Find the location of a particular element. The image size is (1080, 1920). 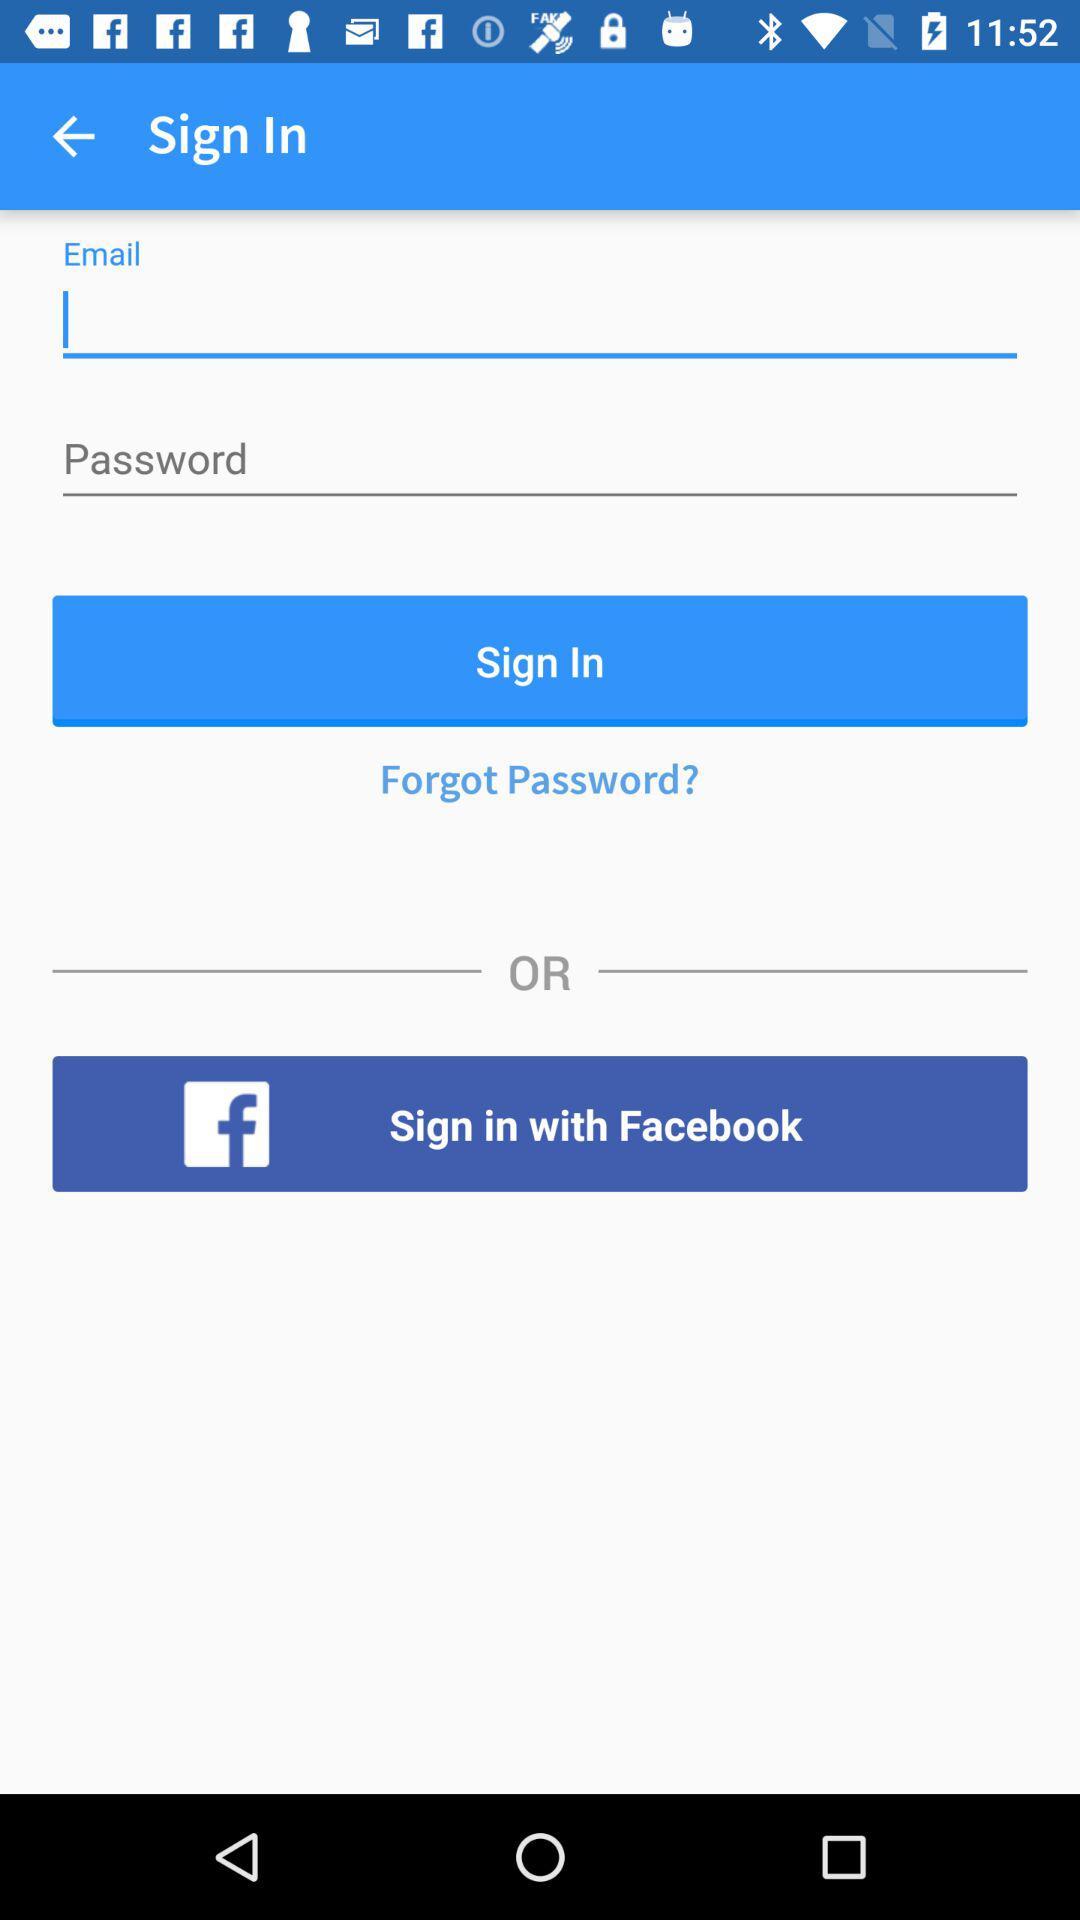

insert email is located at coordinates (540, 320).